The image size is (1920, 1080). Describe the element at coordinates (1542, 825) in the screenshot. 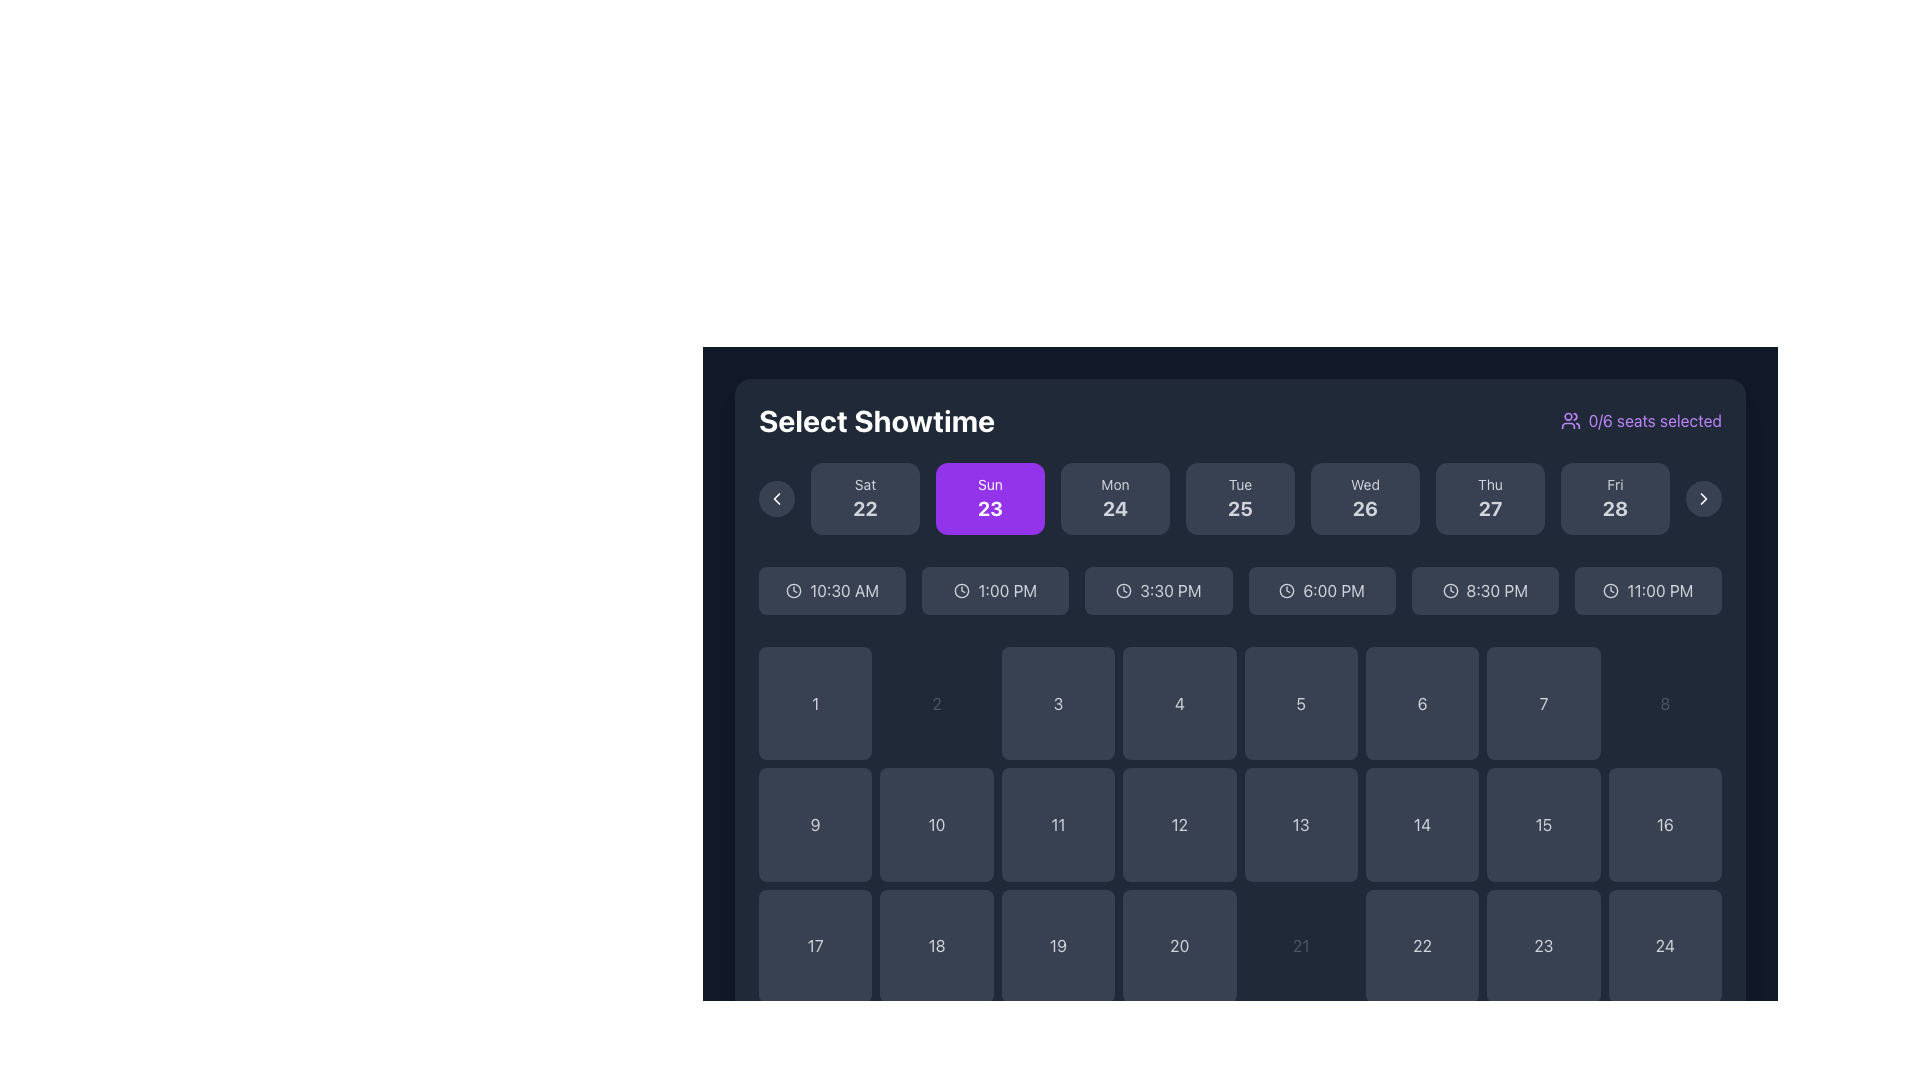

I see `the button labeled '15' in the grid interface, located in the second row and seventh column` at that location.